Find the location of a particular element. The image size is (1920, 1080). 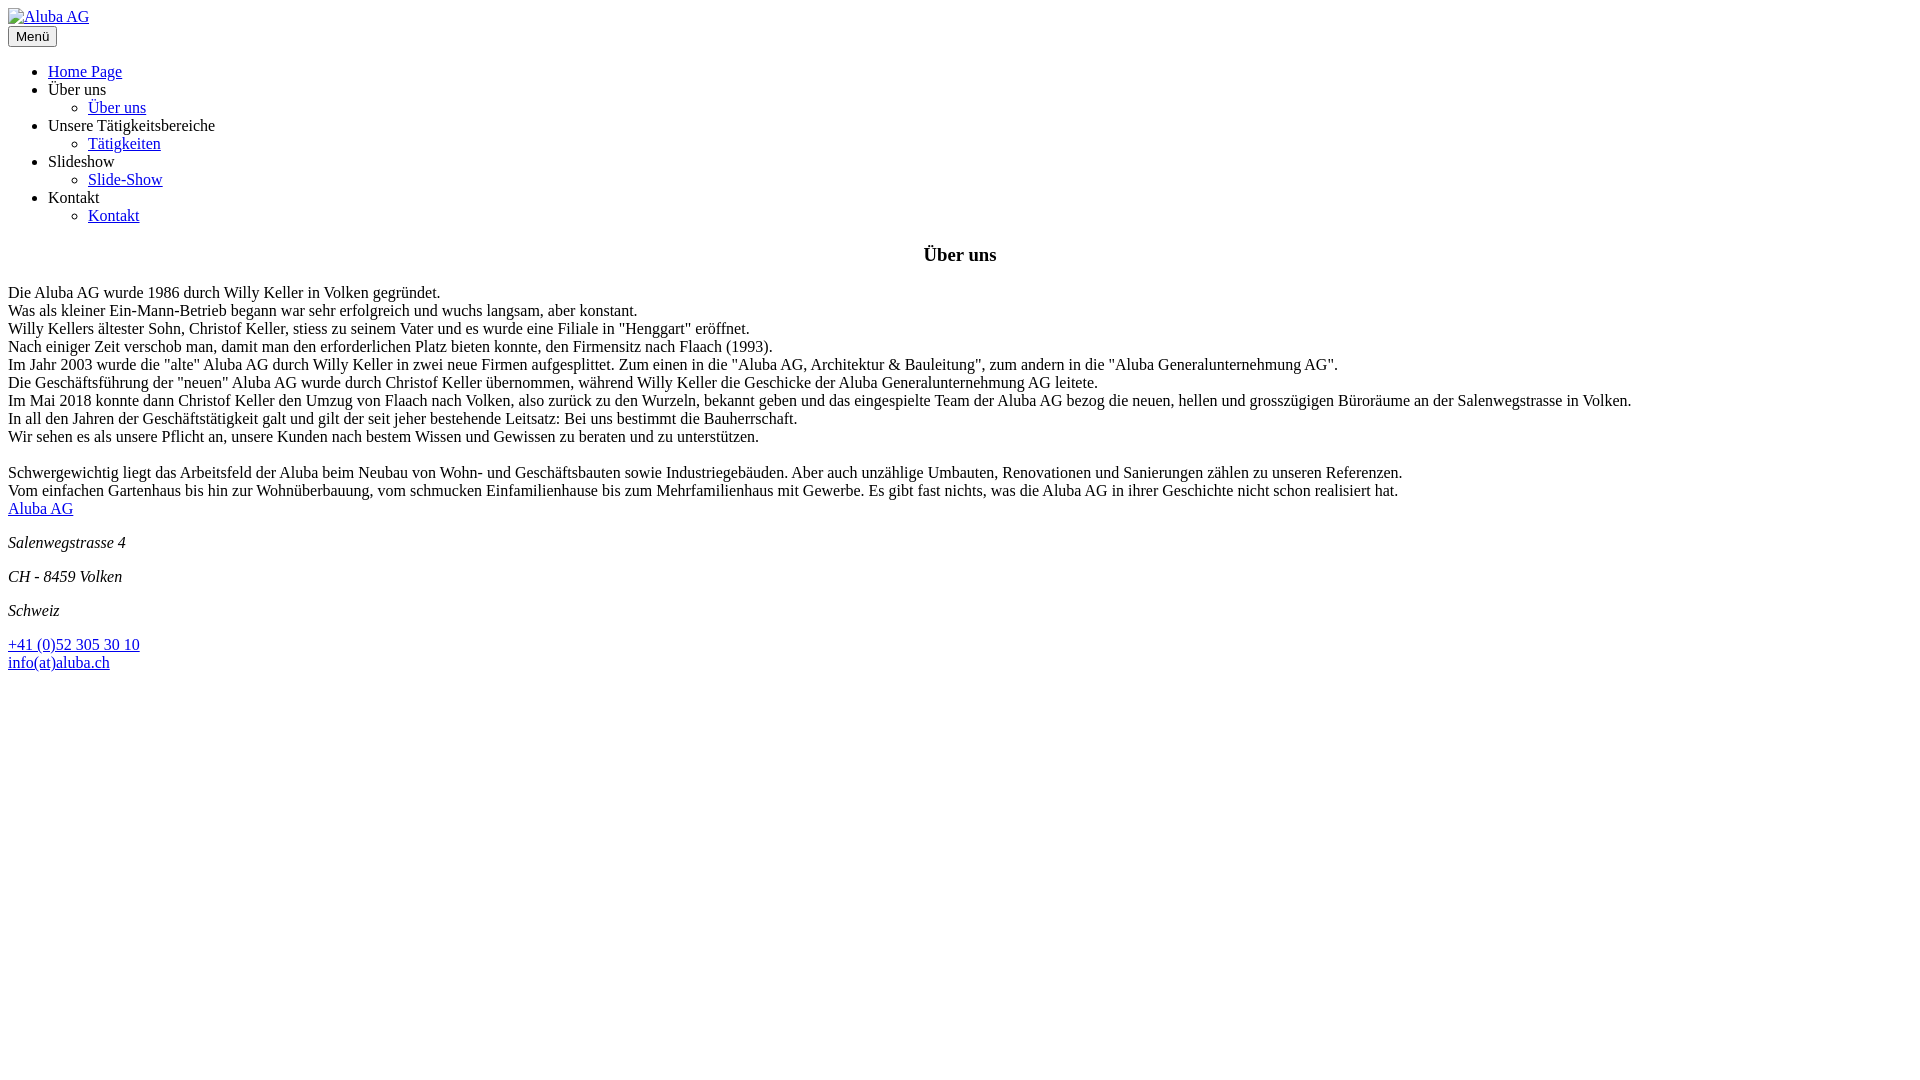

'Slide-Show' is located at coordinates (86, 178).